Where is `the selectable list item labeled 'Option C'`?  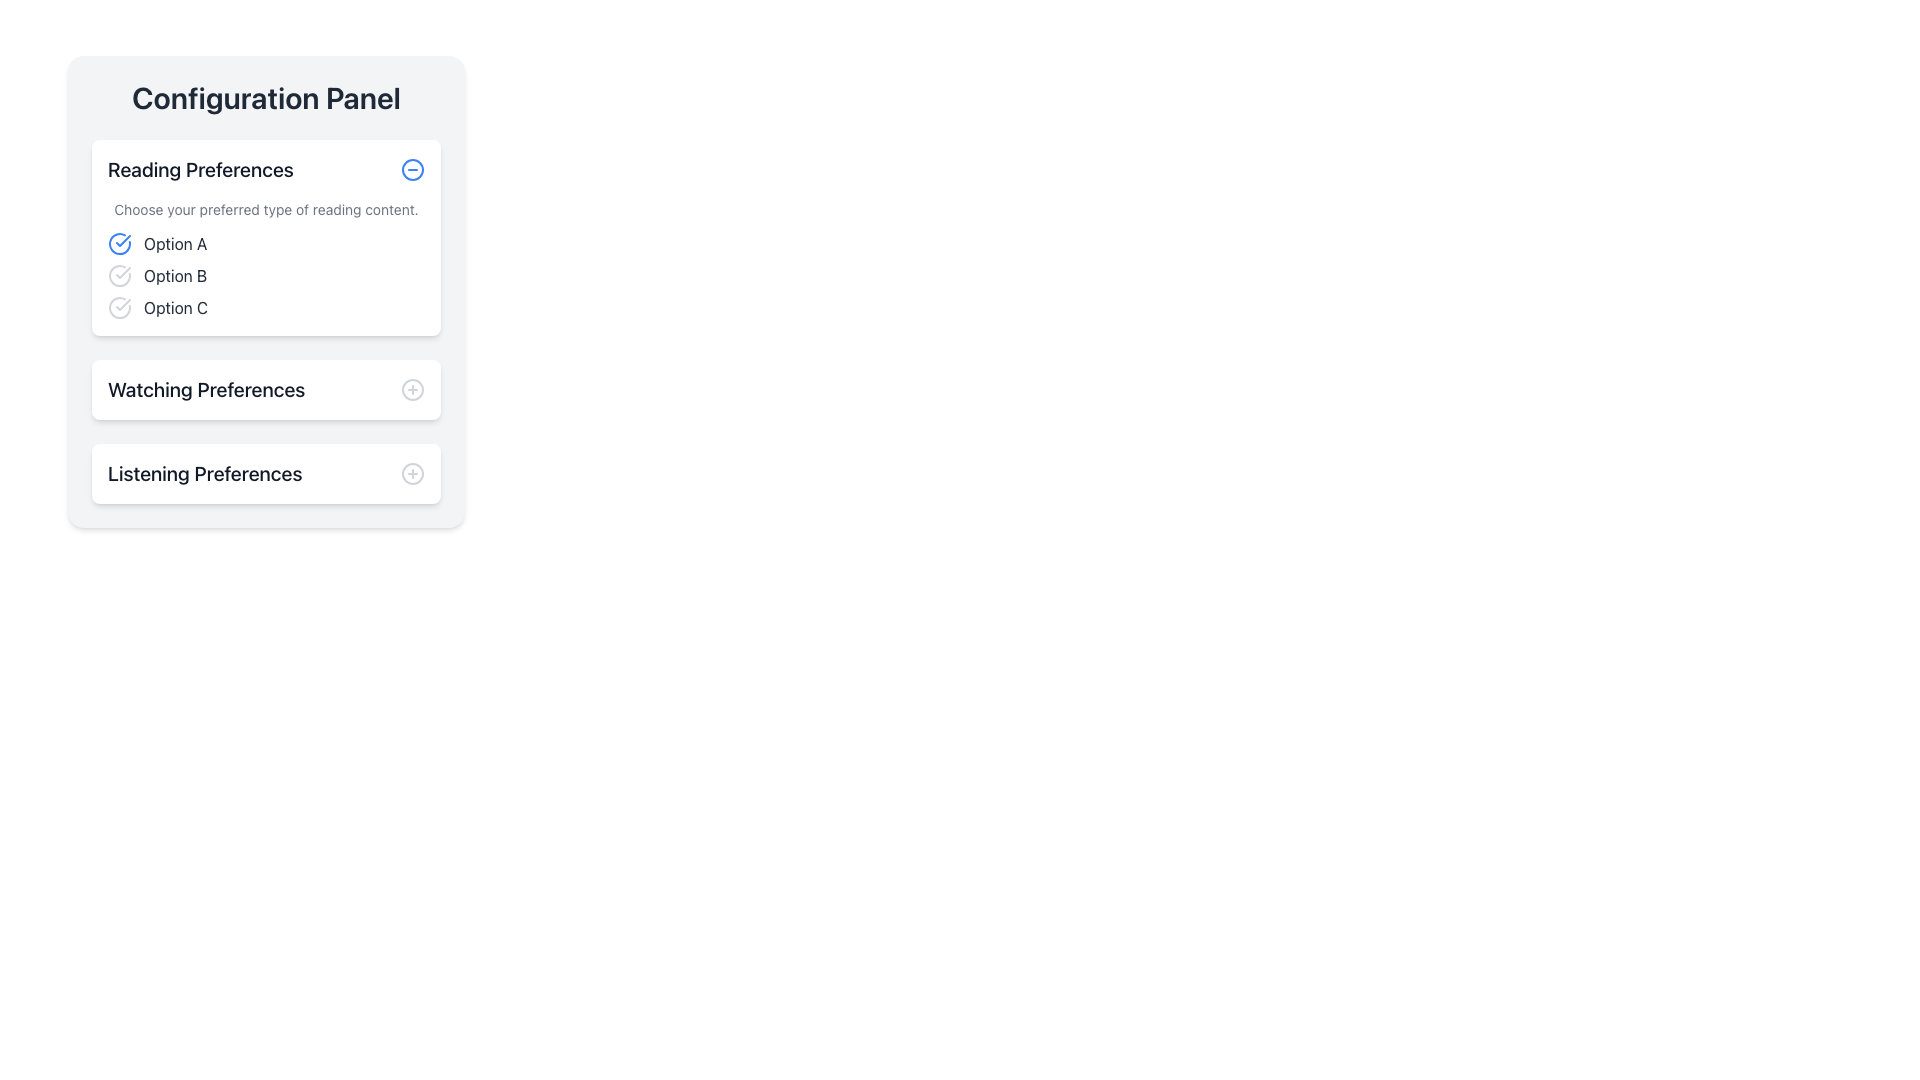 the selectable list item labeled 'Option C' is located at coordinates (265, 308).